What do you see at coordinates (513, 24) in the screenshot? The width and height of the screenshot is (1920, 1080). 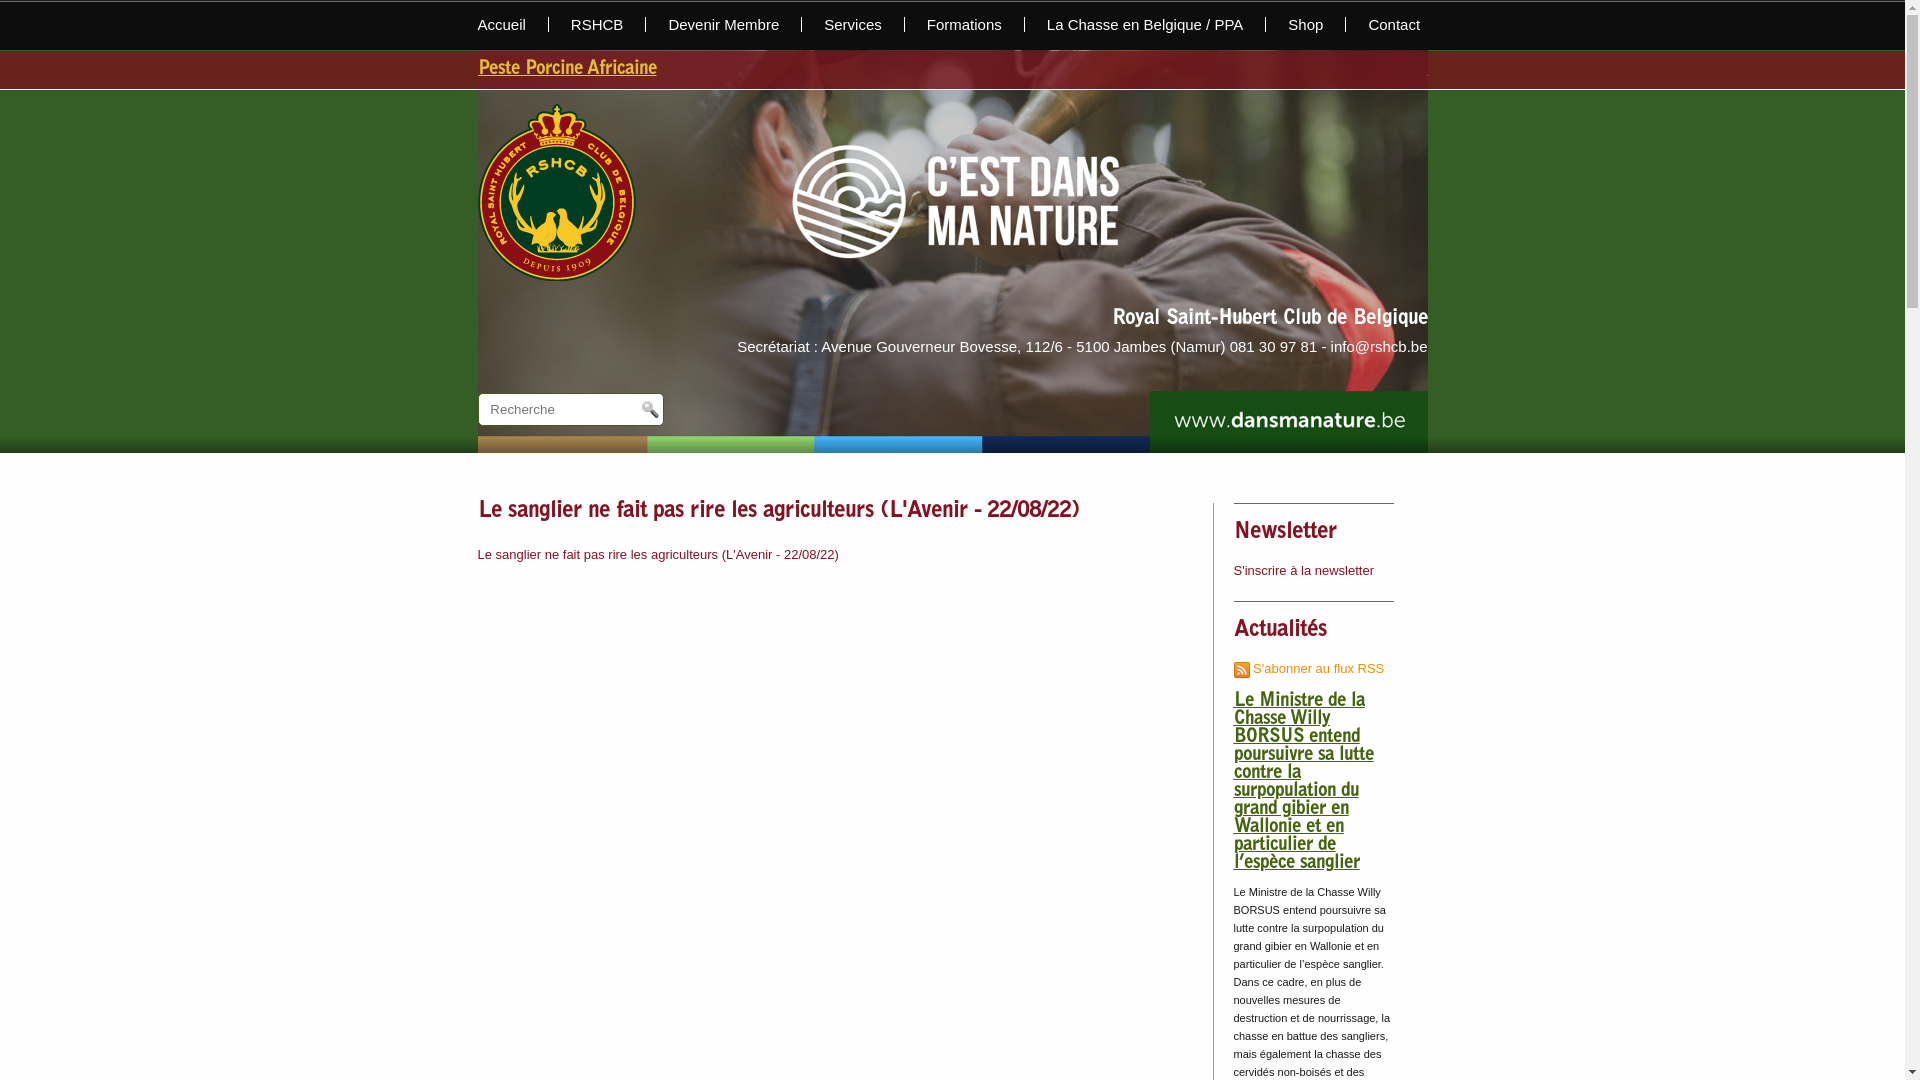 I see `'Accueil'` at bounding box center [513, 24].